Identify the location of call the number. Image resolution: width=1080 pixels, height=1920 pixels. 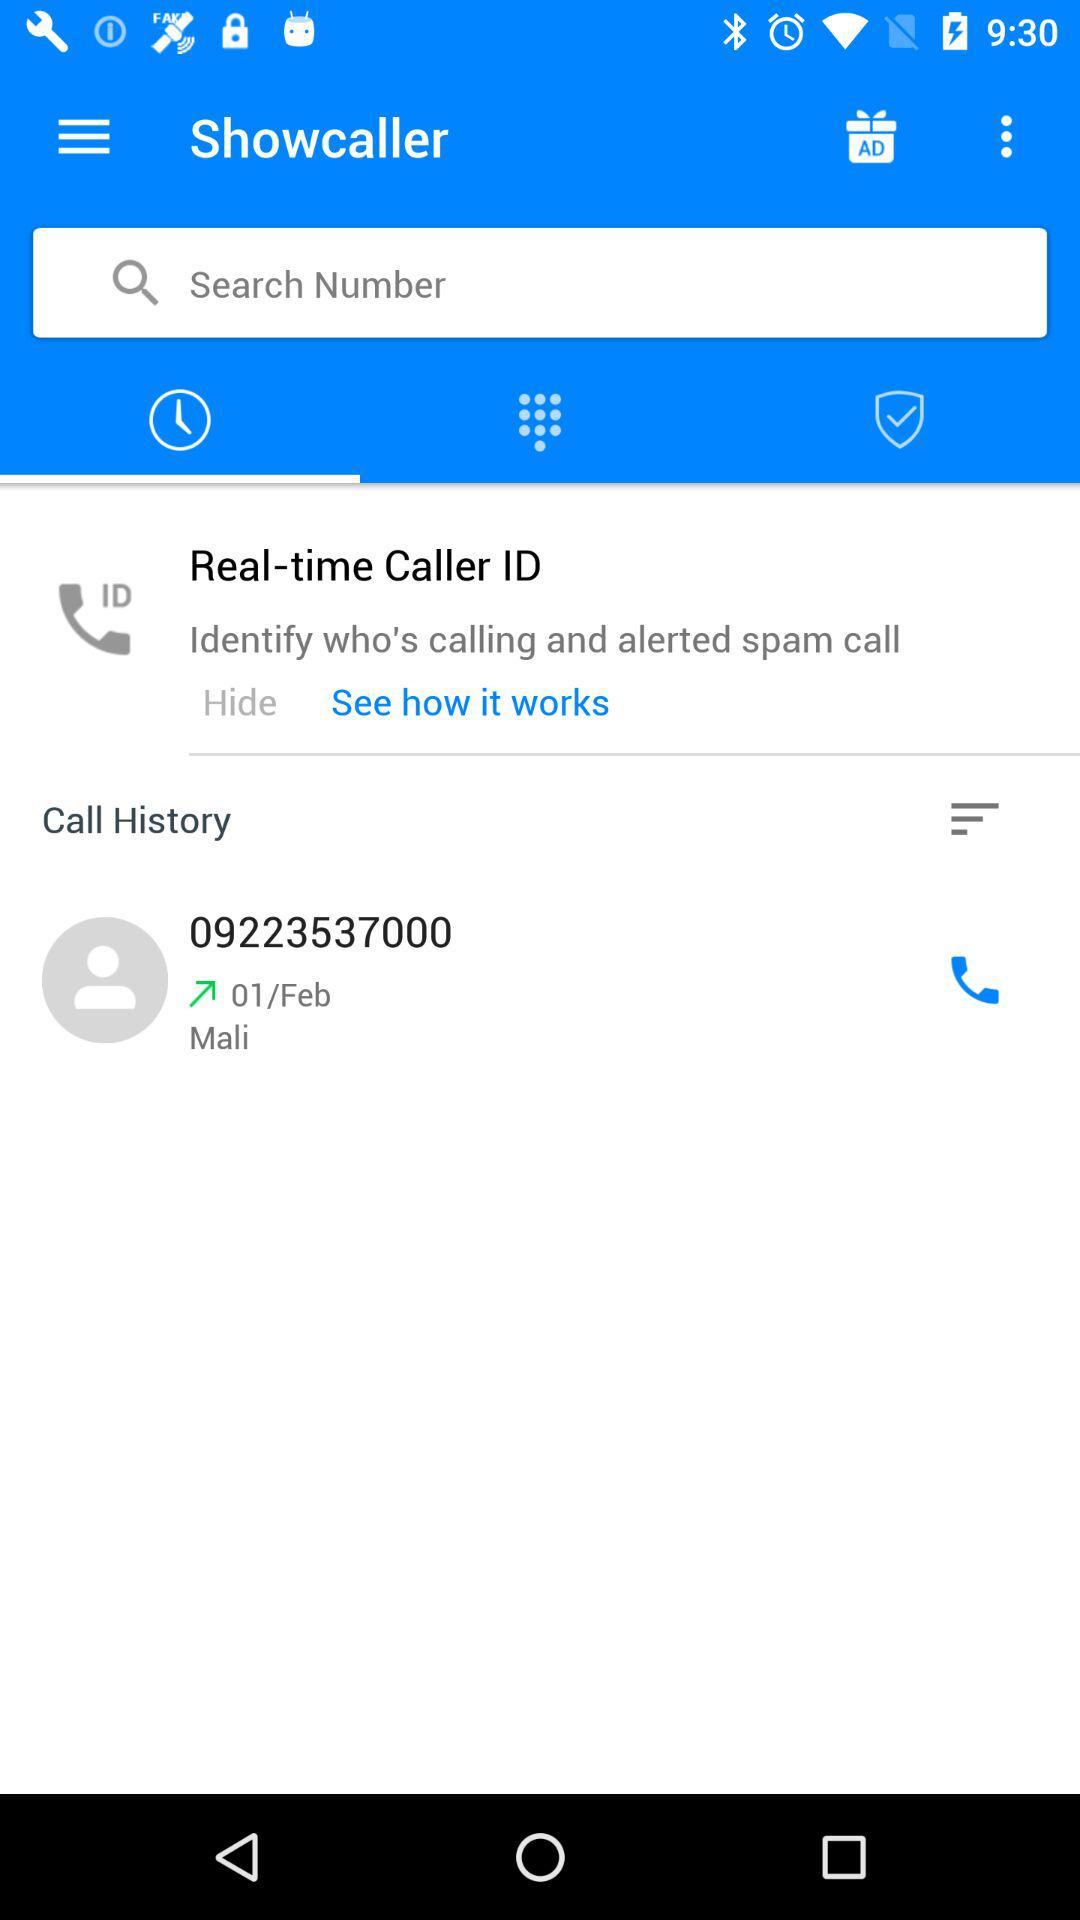
(974, 980).